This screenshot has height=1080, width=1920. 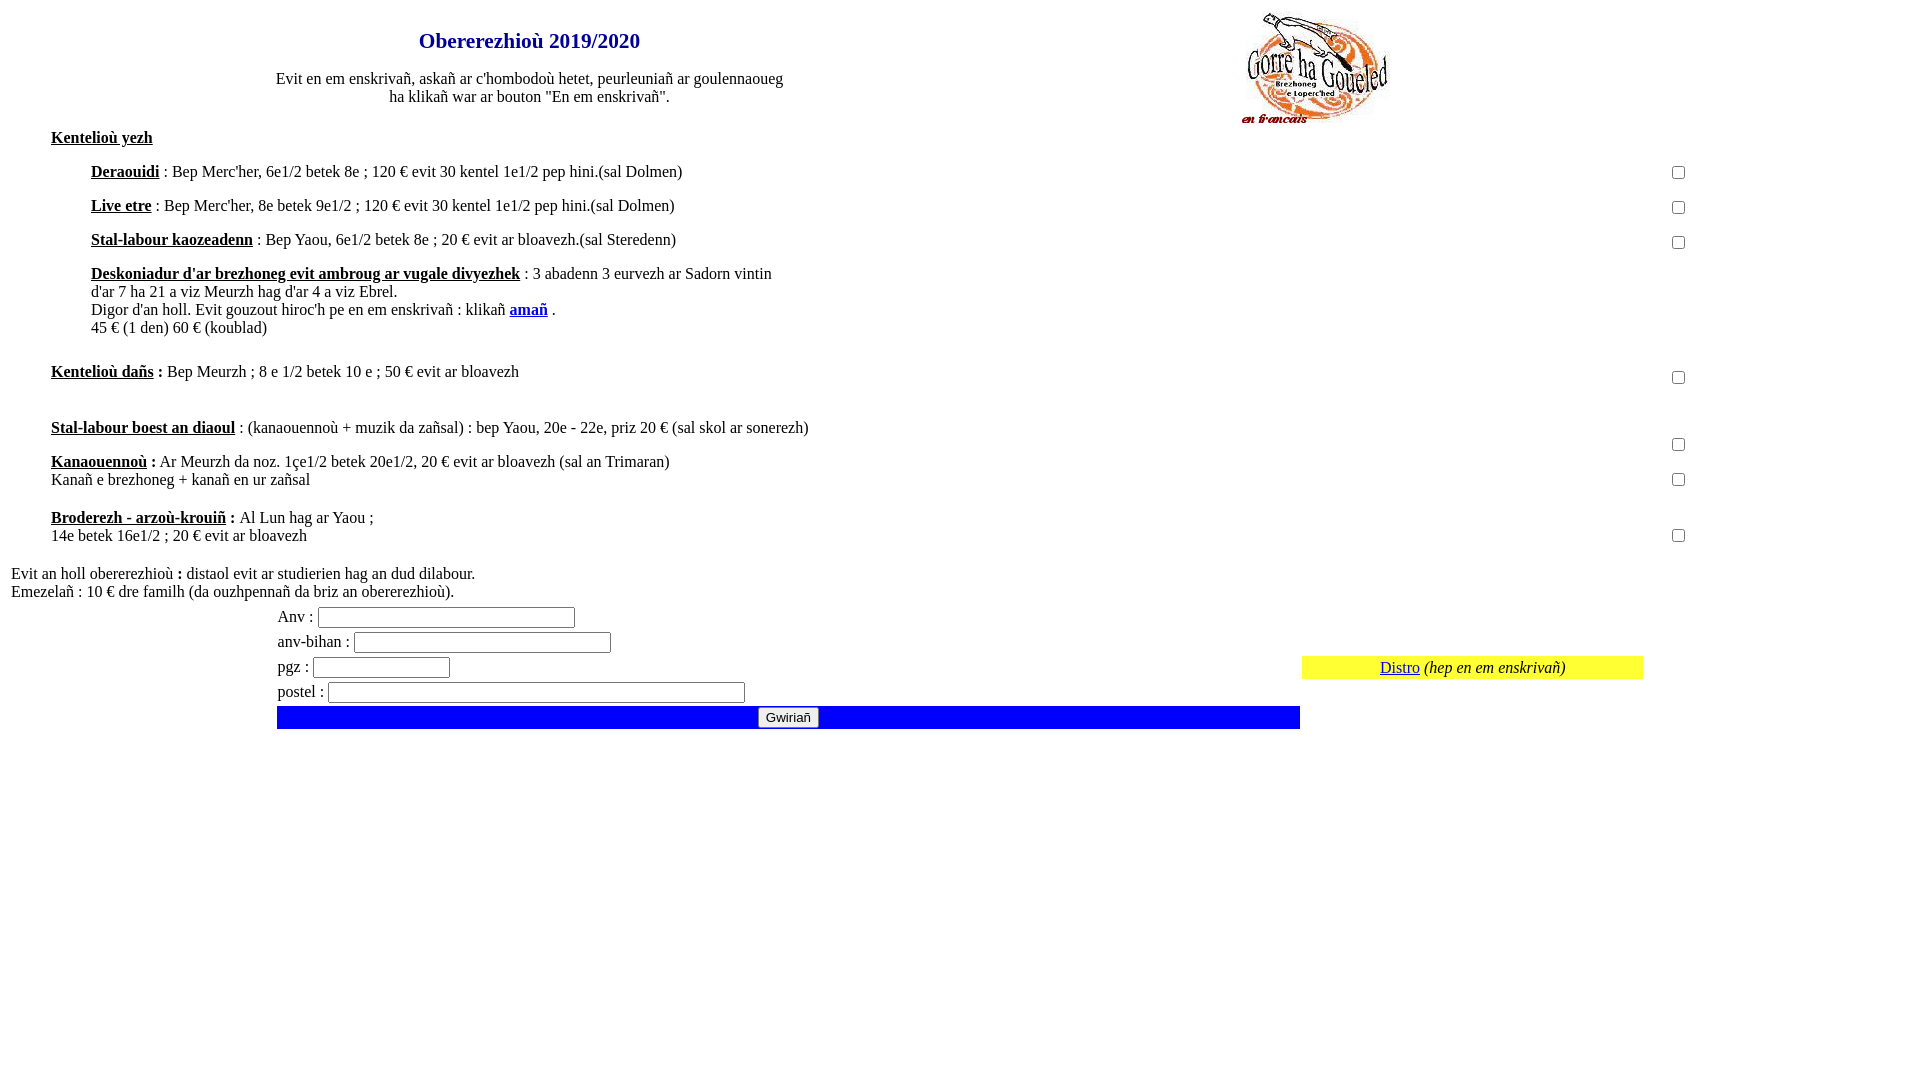 I want to click on 'Distro', so click(x=1399, y=667).